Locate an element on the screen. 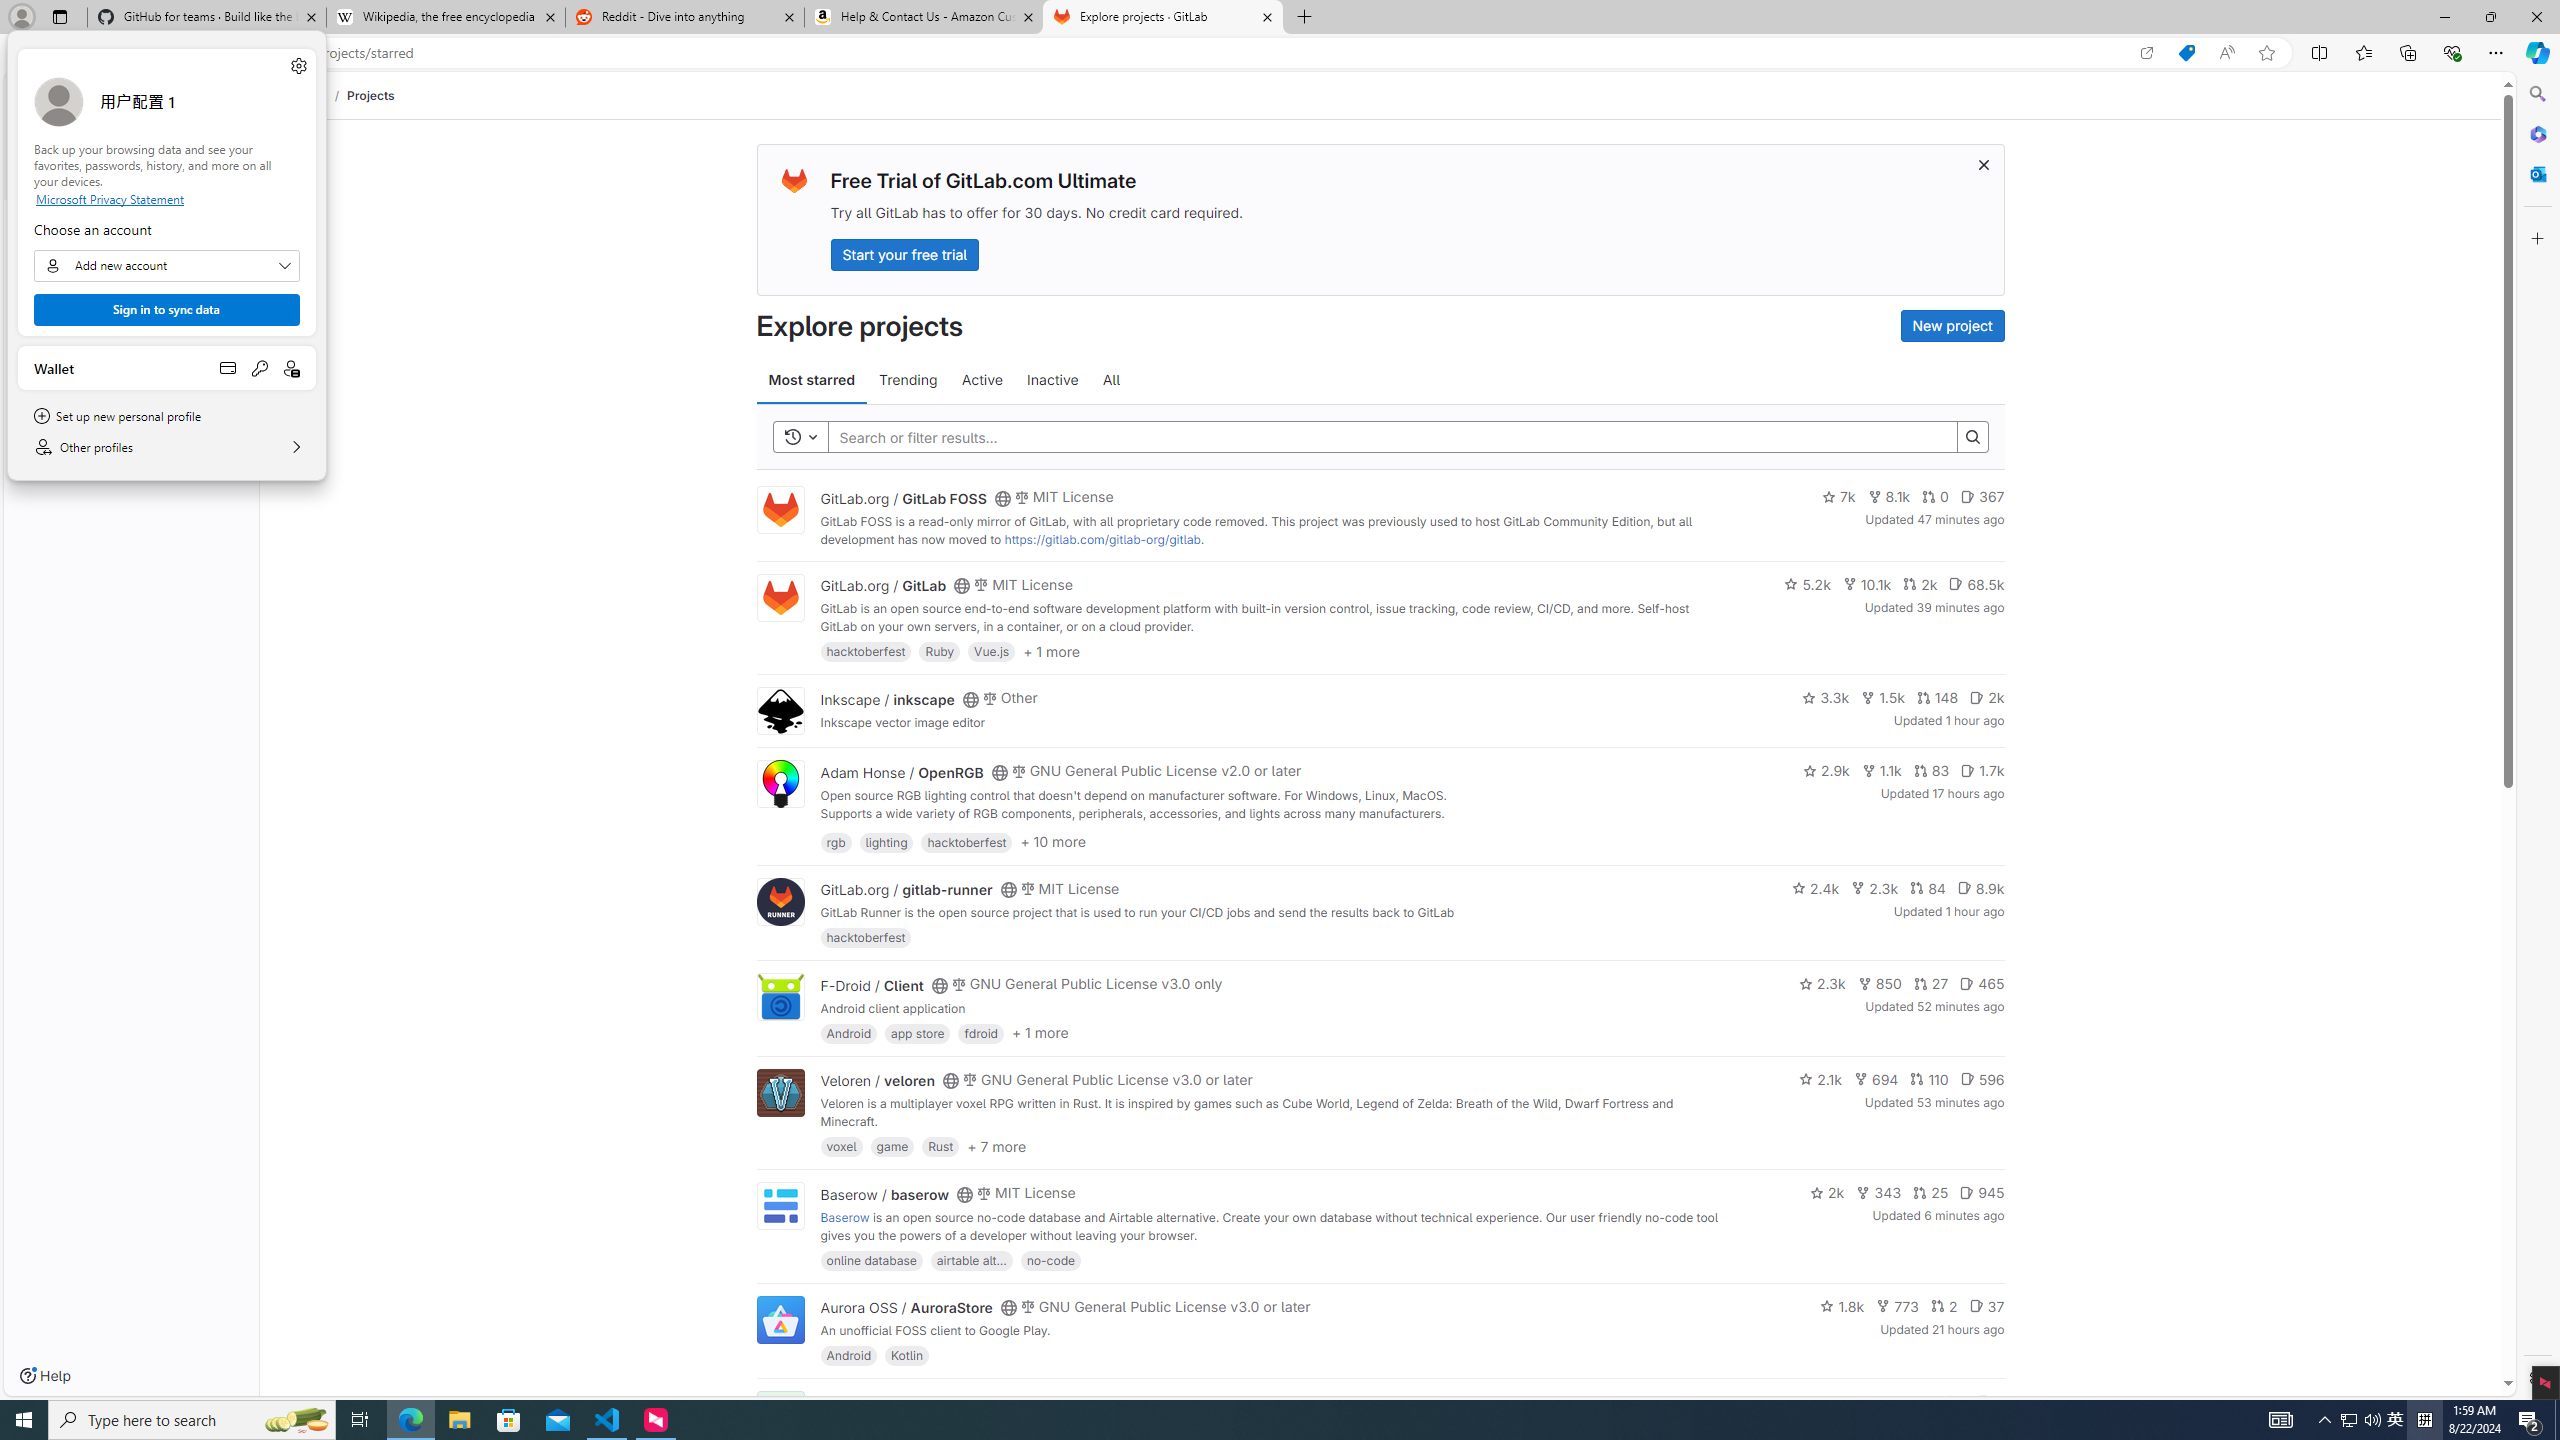 This screenshot has height=1440, width=2560. '850' is located at coordinates (1879, 984).